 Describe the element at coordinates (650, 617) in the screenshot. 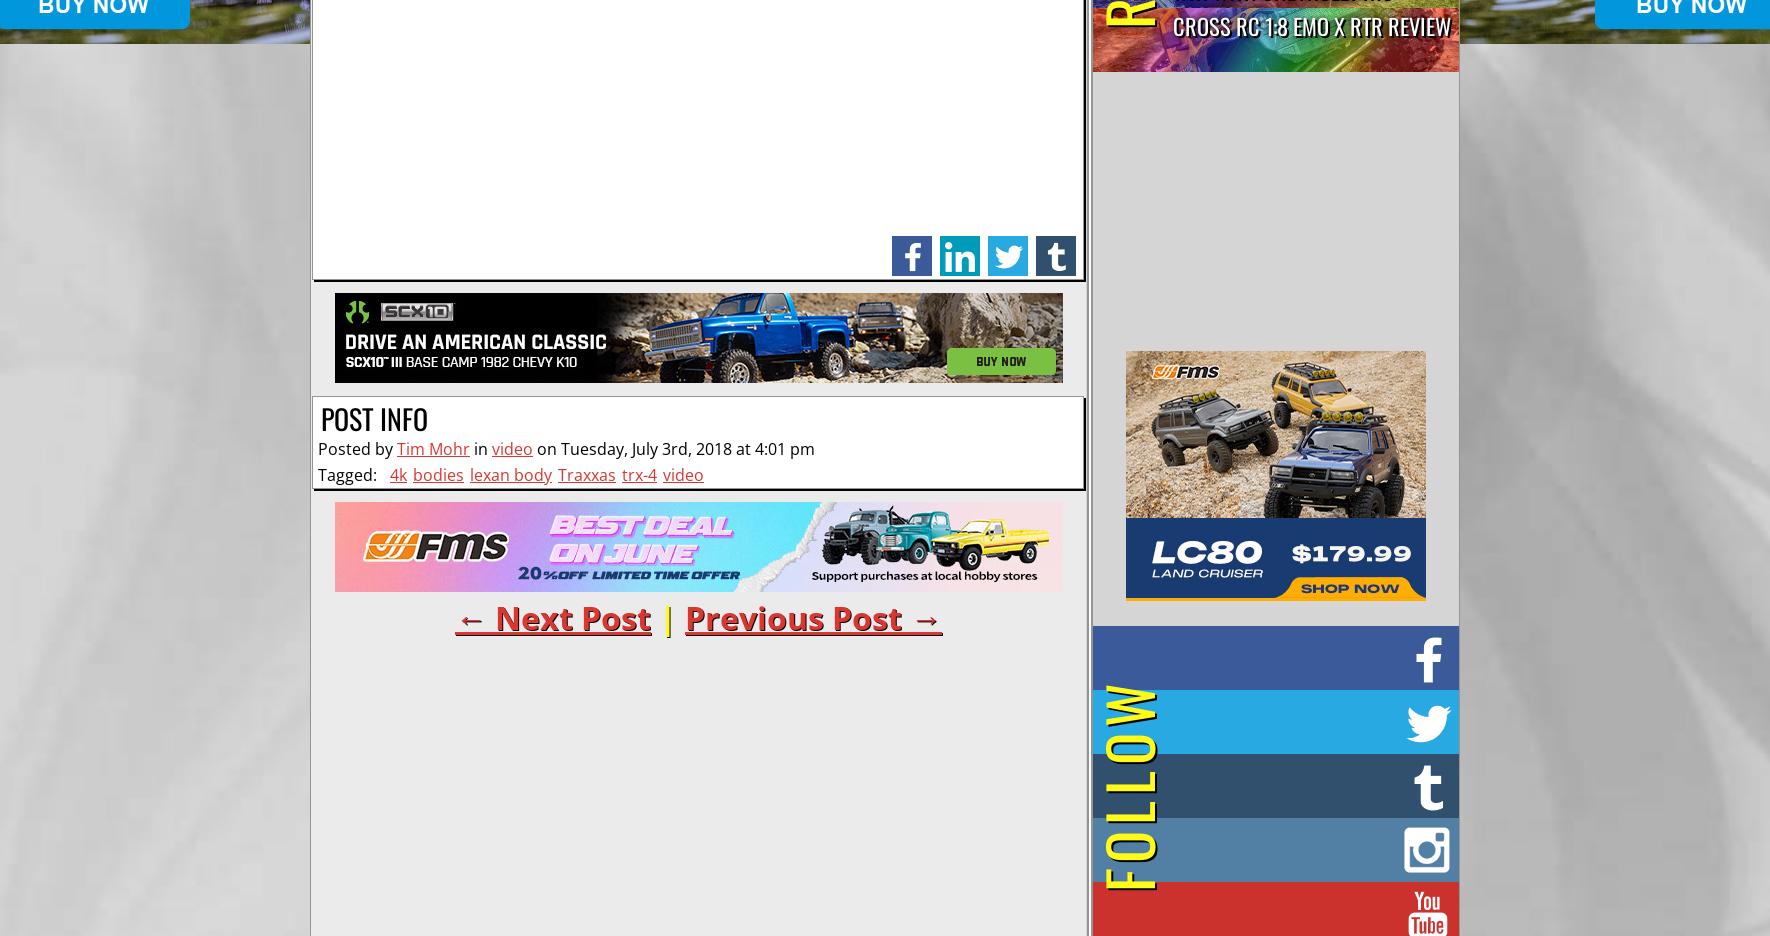

I see `'|'` at that location.